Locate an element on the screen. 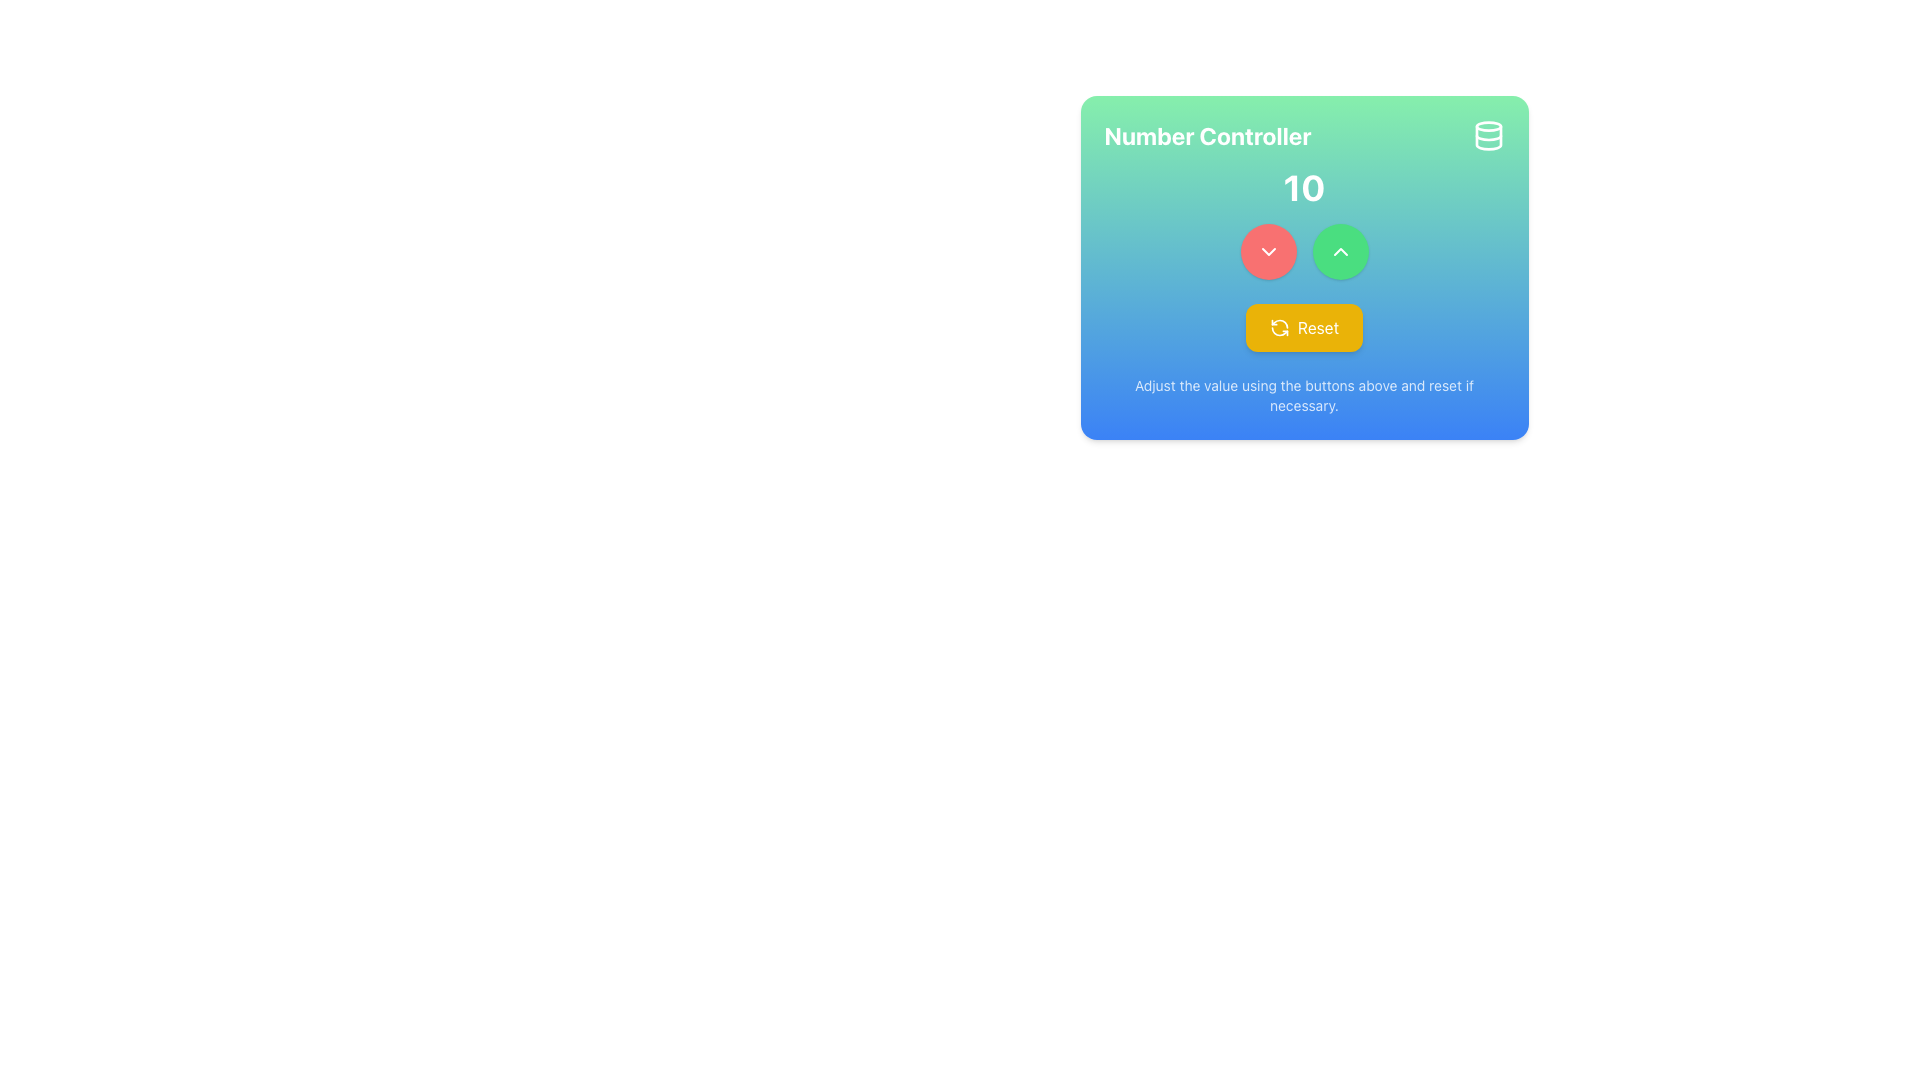 The image size is (1920, 1080). the circular green button with a white upward-pointing chevron icon is located at coordinates (1340, 250).